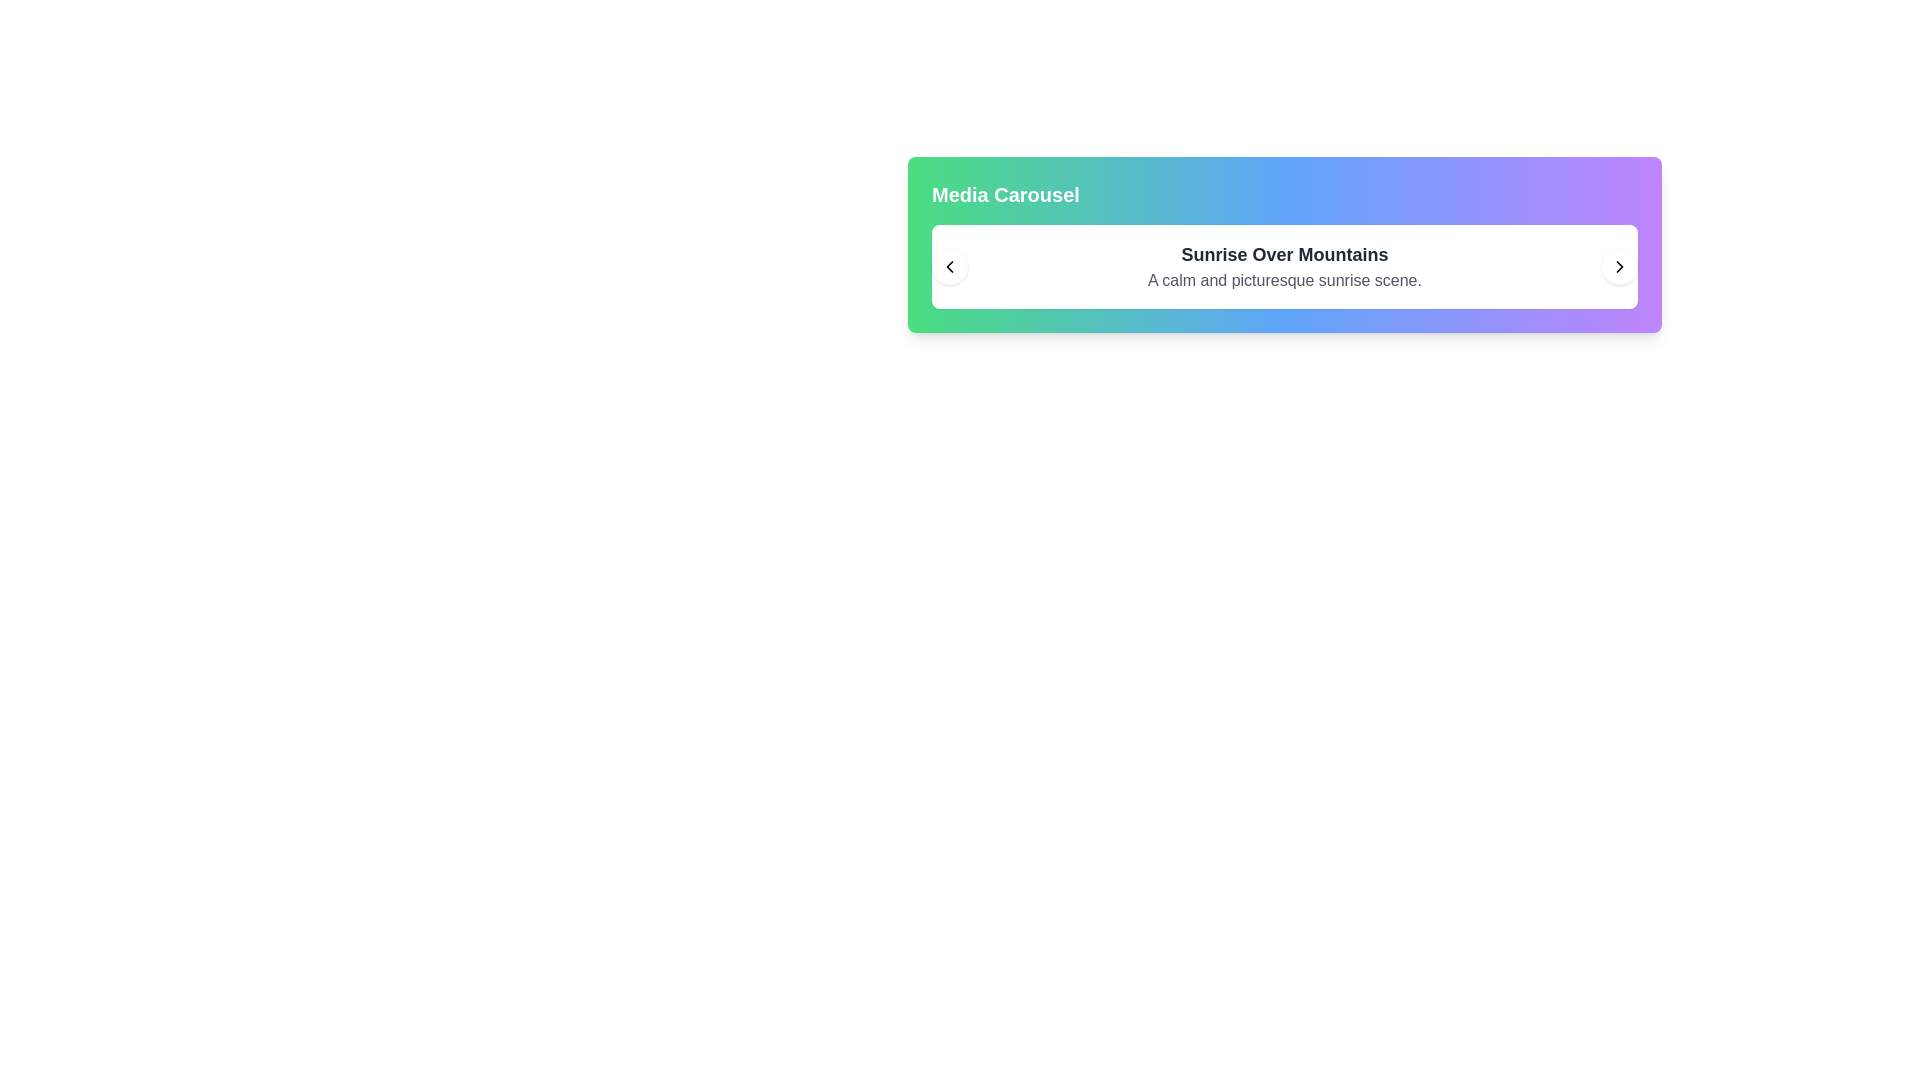  What do you see at coordinates (949, 265) in the screenshot?
I see `the left navigation button in the media carousel titled 'Sunrise Over Mountains', which is a circular button with a white background and a left-facing chevron icon` at bounding box center [949, 265].